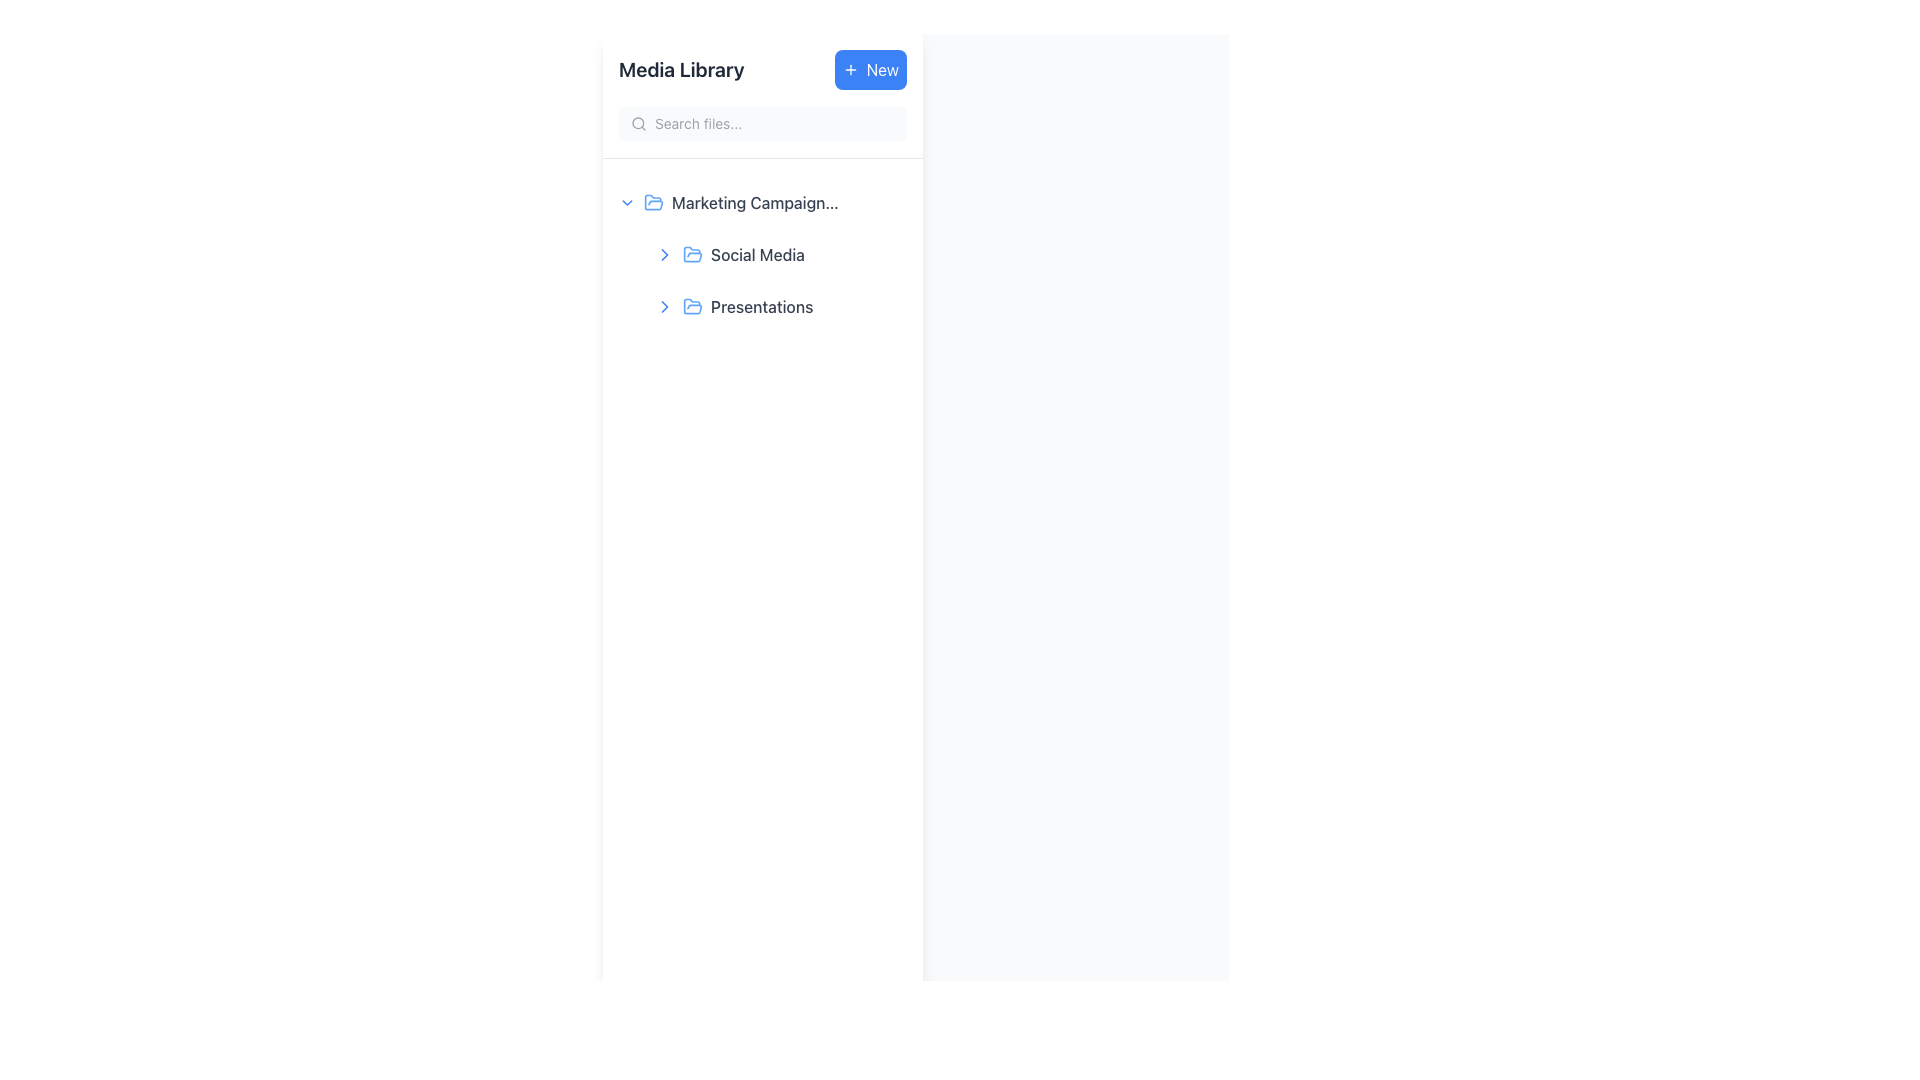 This screenshot has width=1920, height=1080. Describe the element at coordinates (653, 202) in the screenshot. I see `the blue stylized folder icon located in the left panel of the interface, which is part of the 'Marketing Campaign' folder listing` at that location.